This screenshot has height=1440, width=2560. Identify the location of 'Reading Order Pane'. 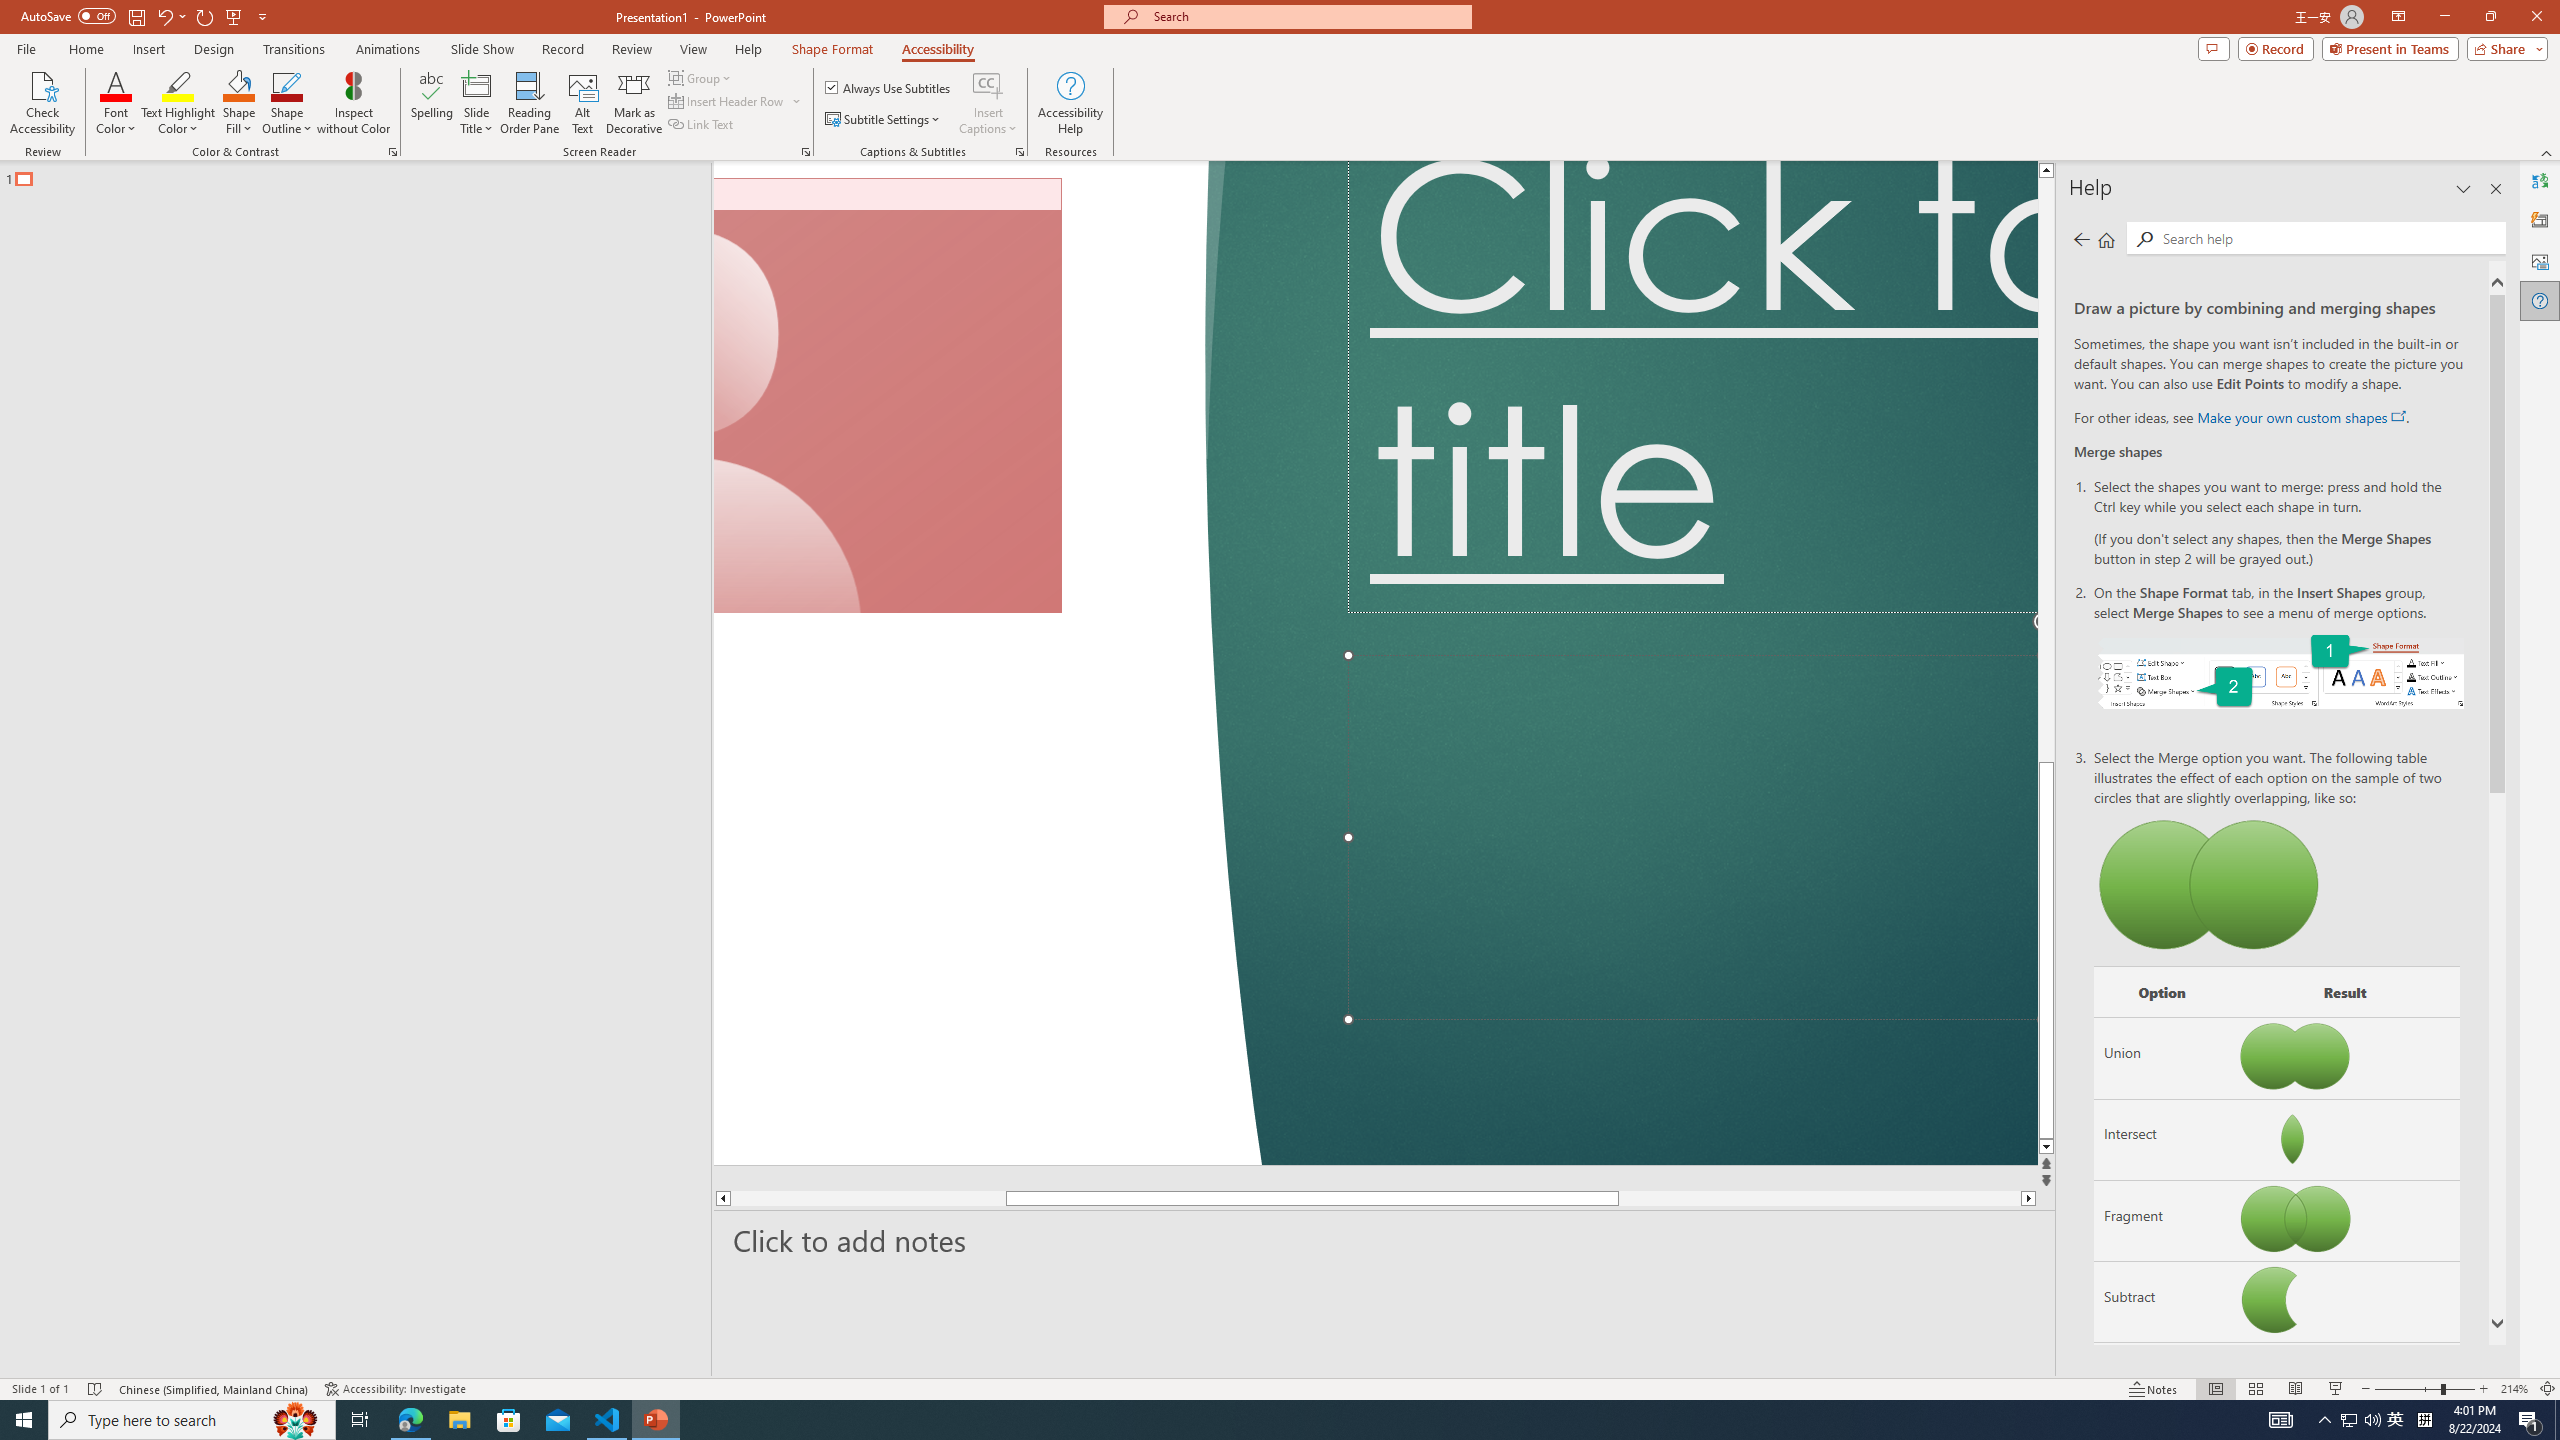
(530, 103).